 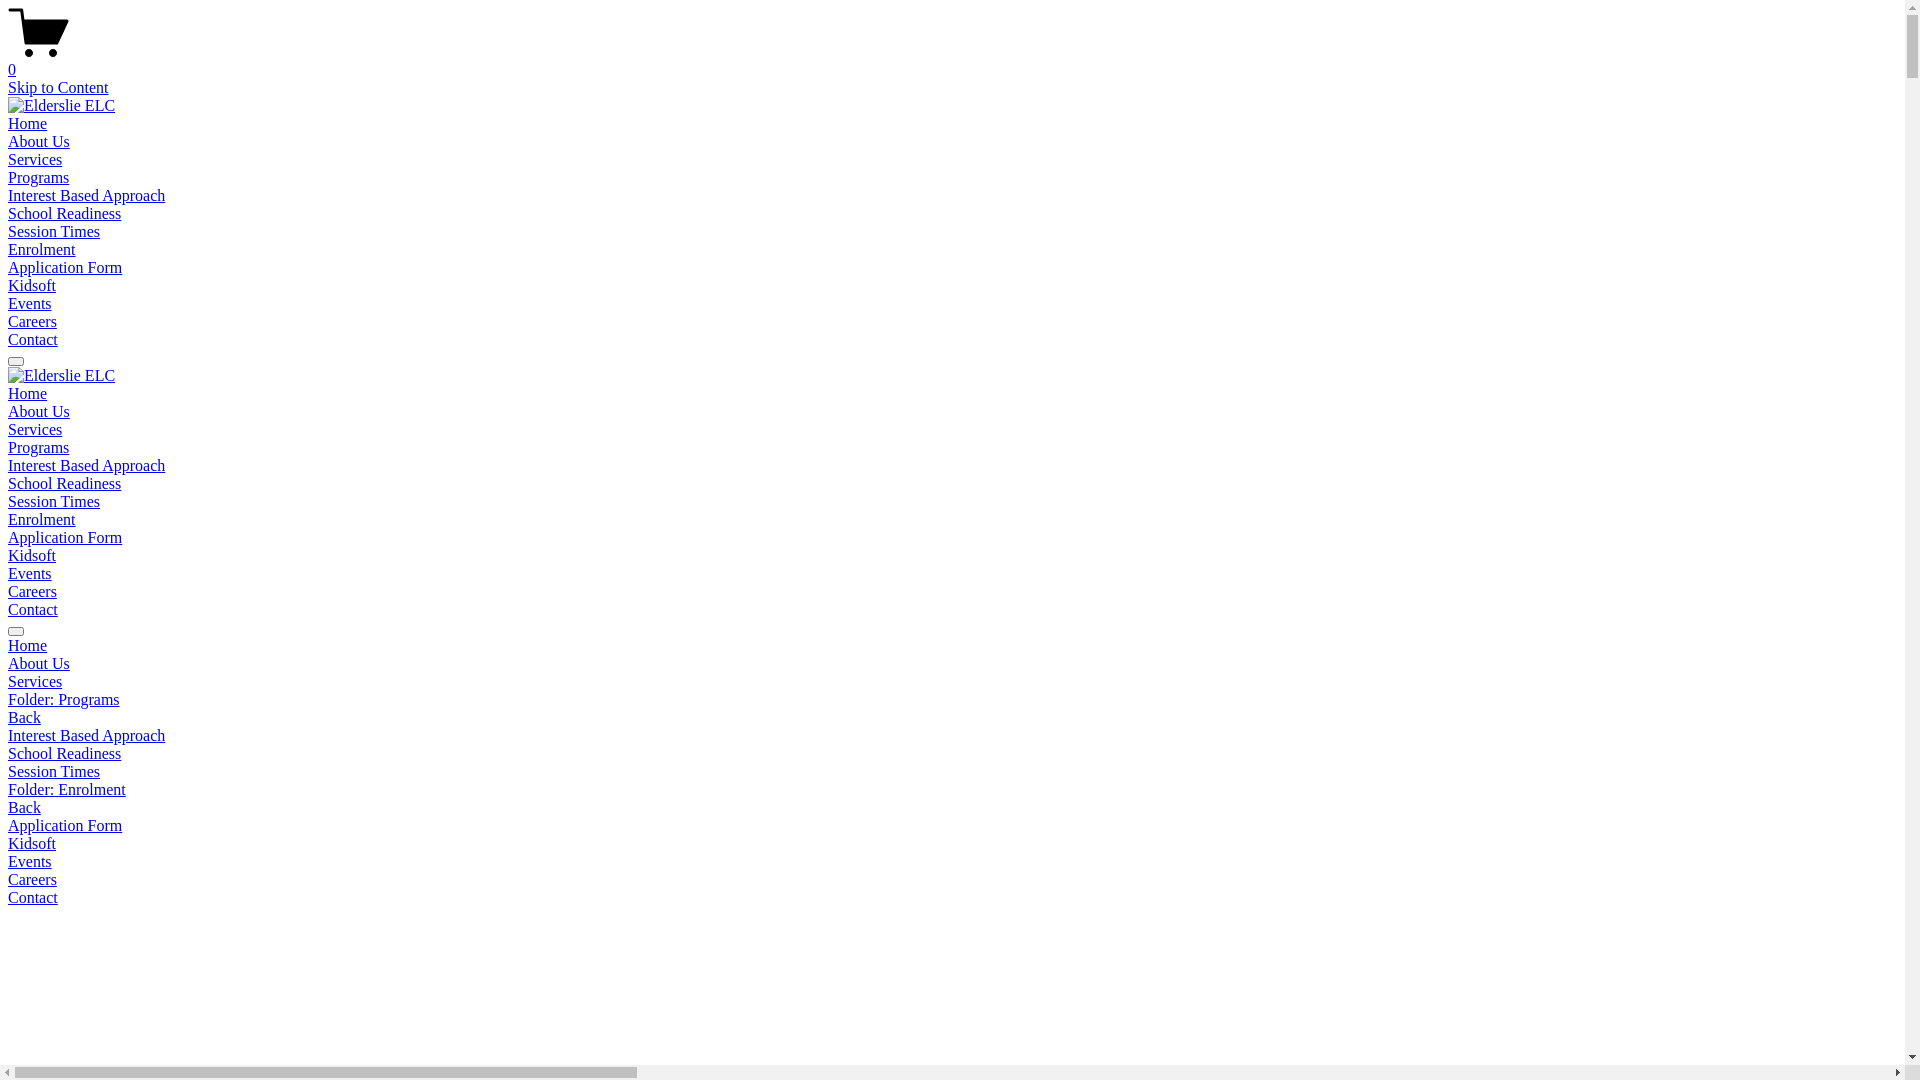 I want to click on 'Careers', so click(x=32, y=590).